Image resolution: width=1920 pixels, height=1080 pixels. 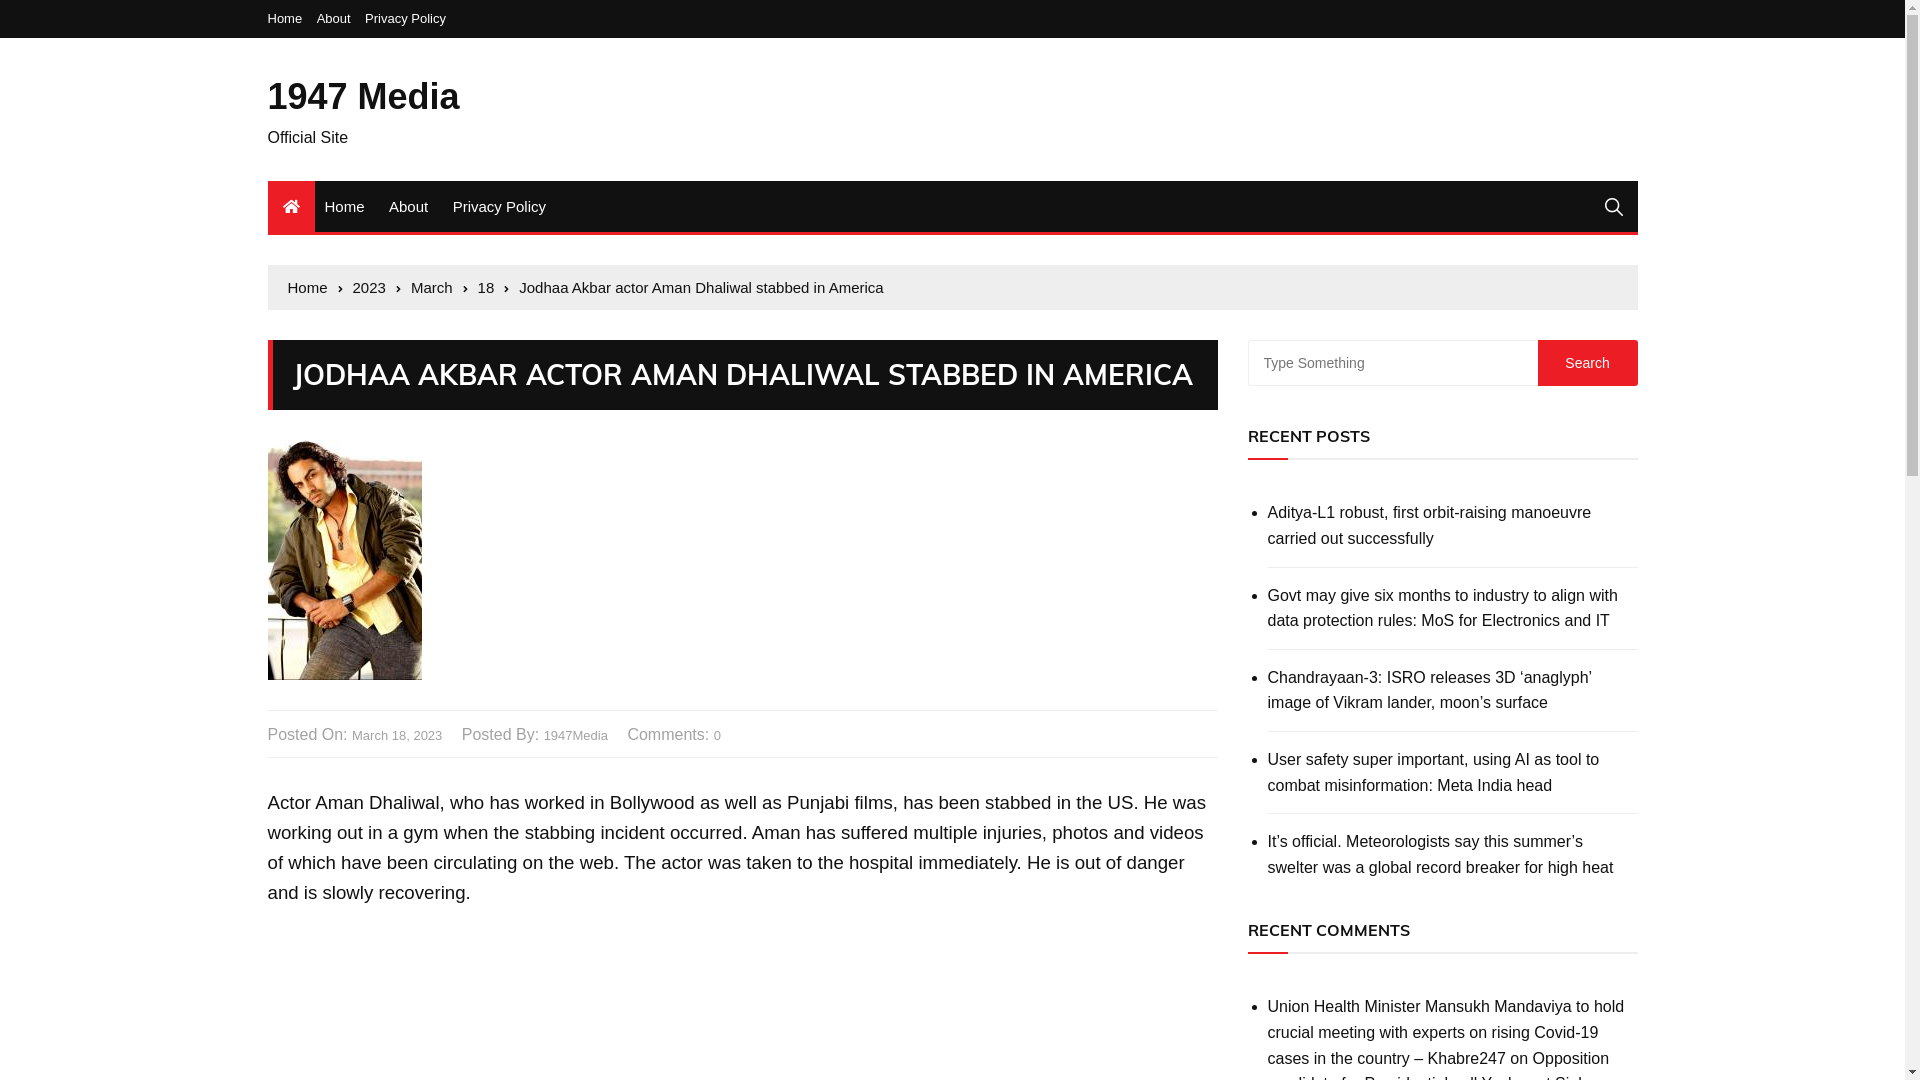 What do you see at coordinates (339, 18) in the screenshot?
I see `'About'` at bounding box center [339, 18].